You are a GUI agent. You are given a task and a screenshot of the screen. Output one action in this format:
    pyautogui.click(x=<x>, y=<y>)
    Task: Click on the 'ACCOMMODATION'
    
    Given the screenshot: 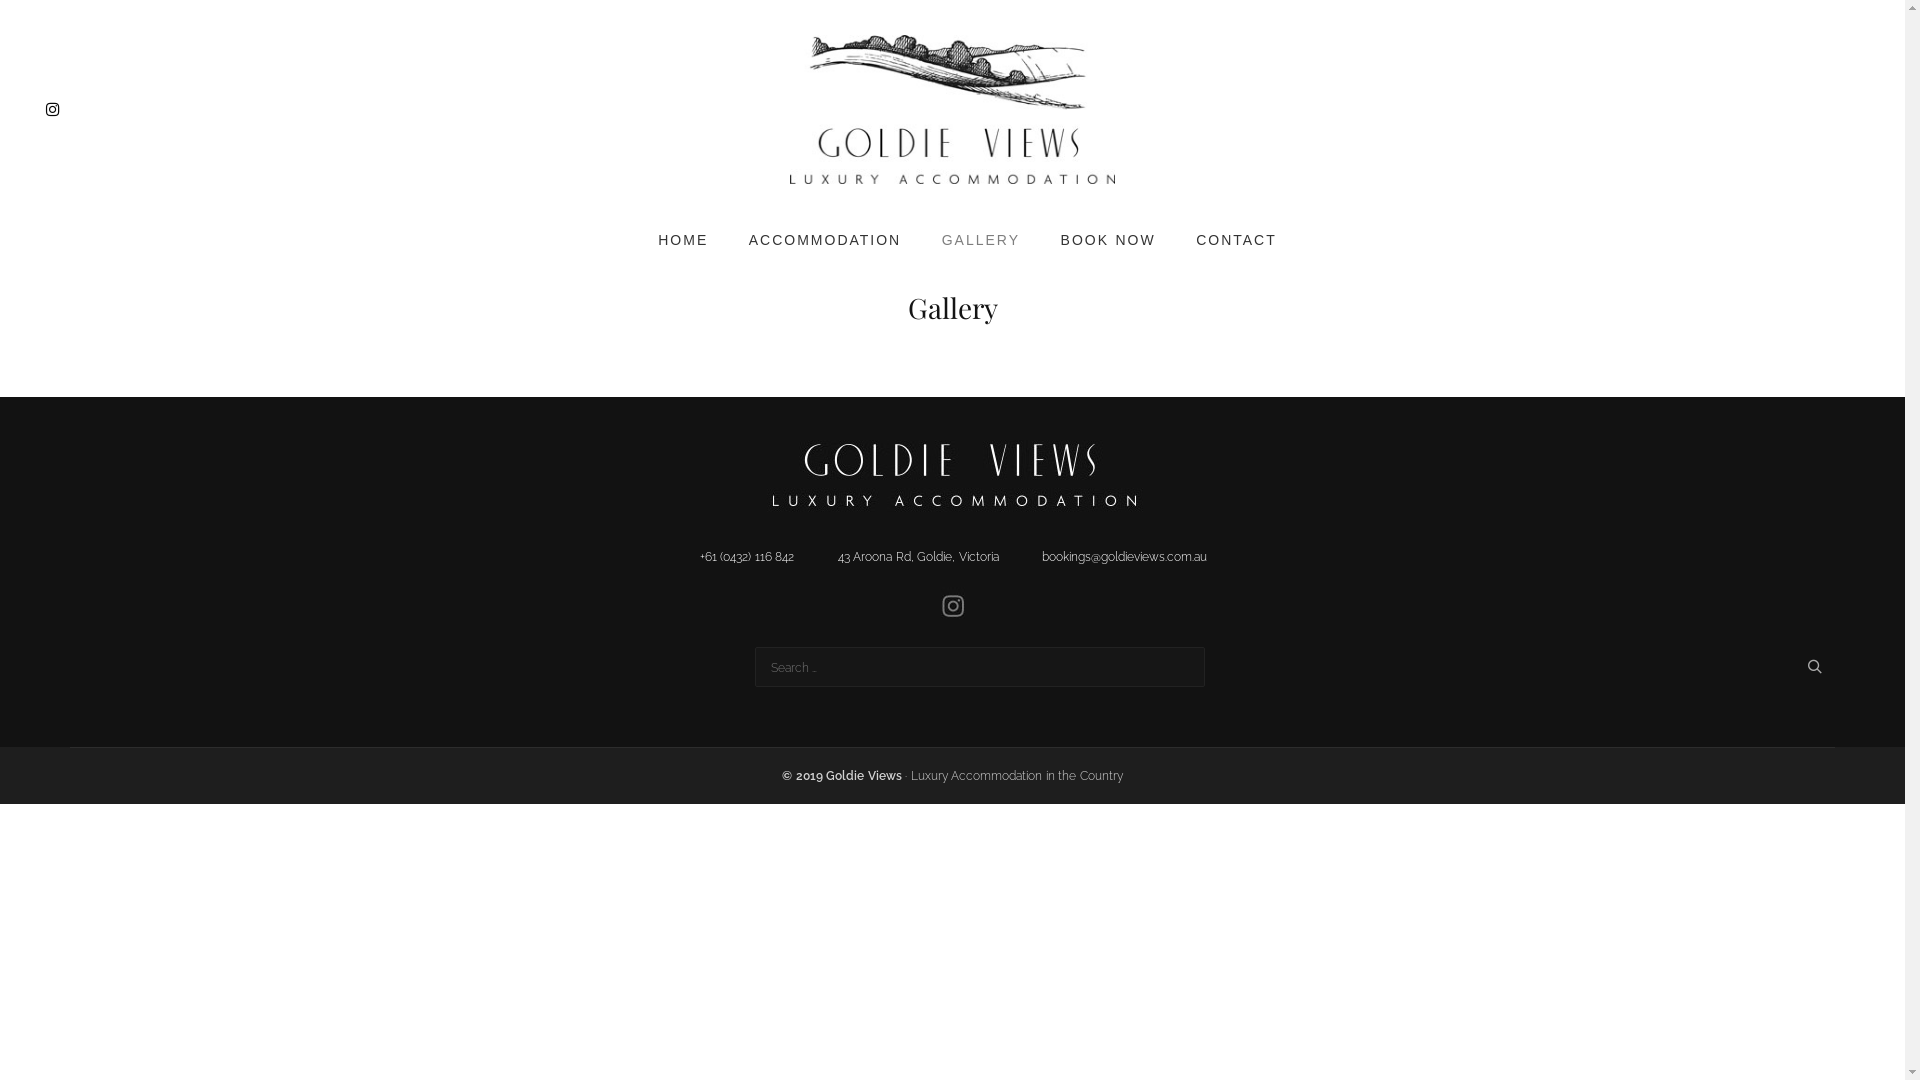 What is the action you would take?
    pyautogui.click(x=825, y=238)
    